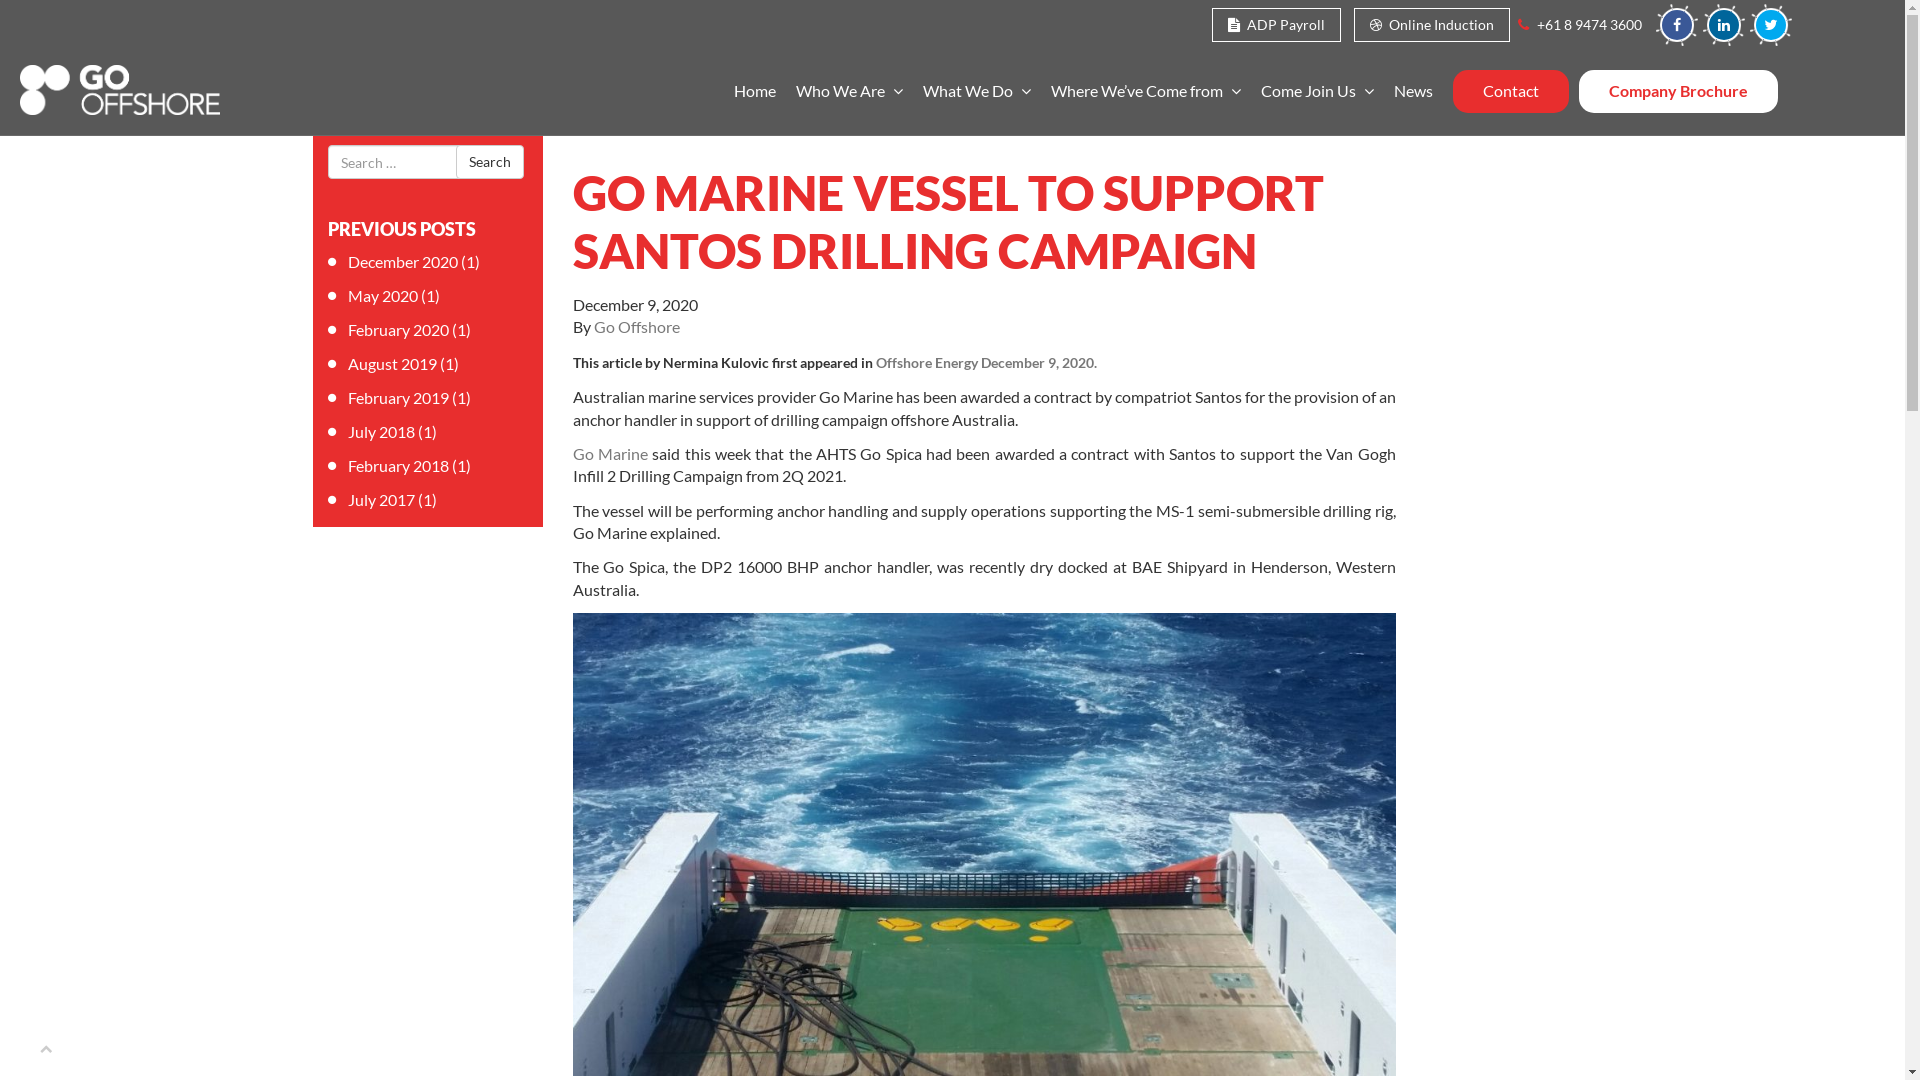 The width and height of the screenshot is (1920, 1080). Describe the element at coordinates (381, 430) in the screenshot. I see `'July 2018'` at that location.